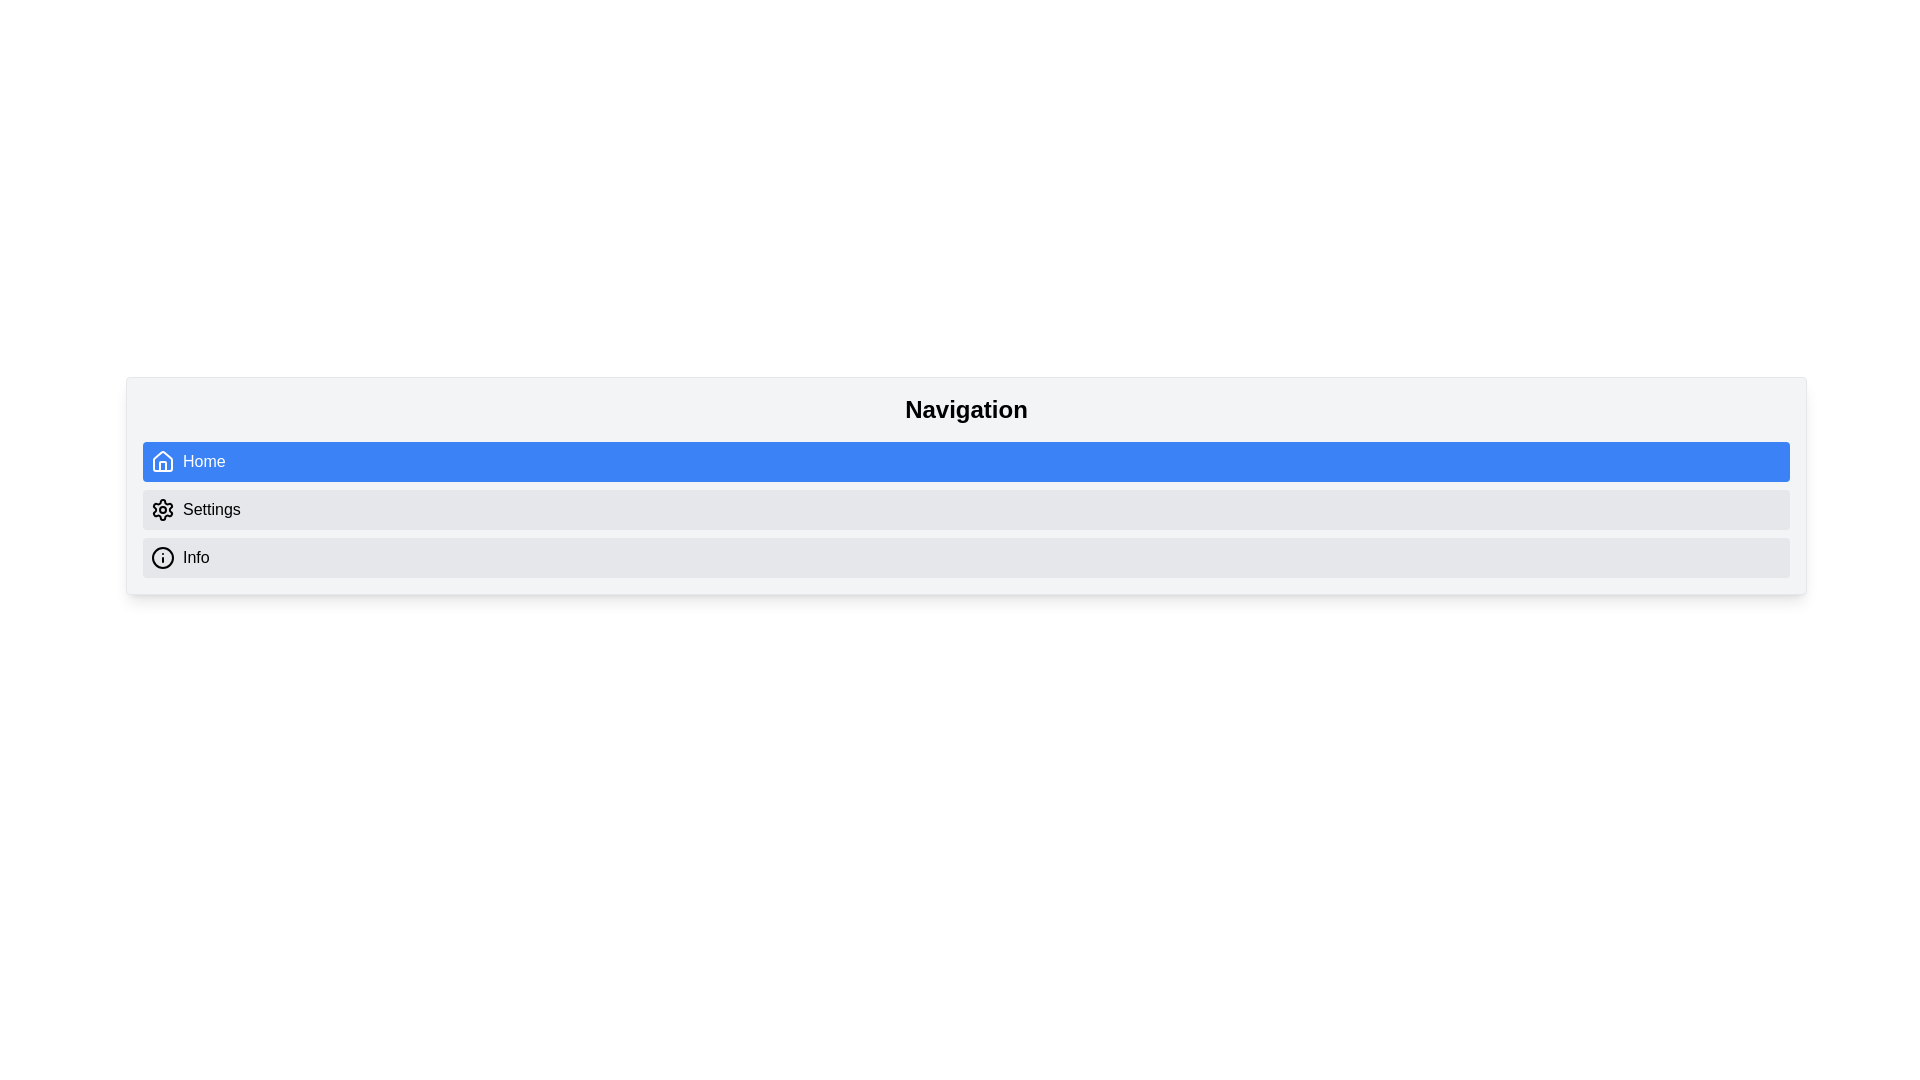 The width and height of the screenshot is (1920, 1080). I want to click on the door icon within the Home navigation item's icon, which represents an entryway at the bottom of the house figure, so click(163, 466).